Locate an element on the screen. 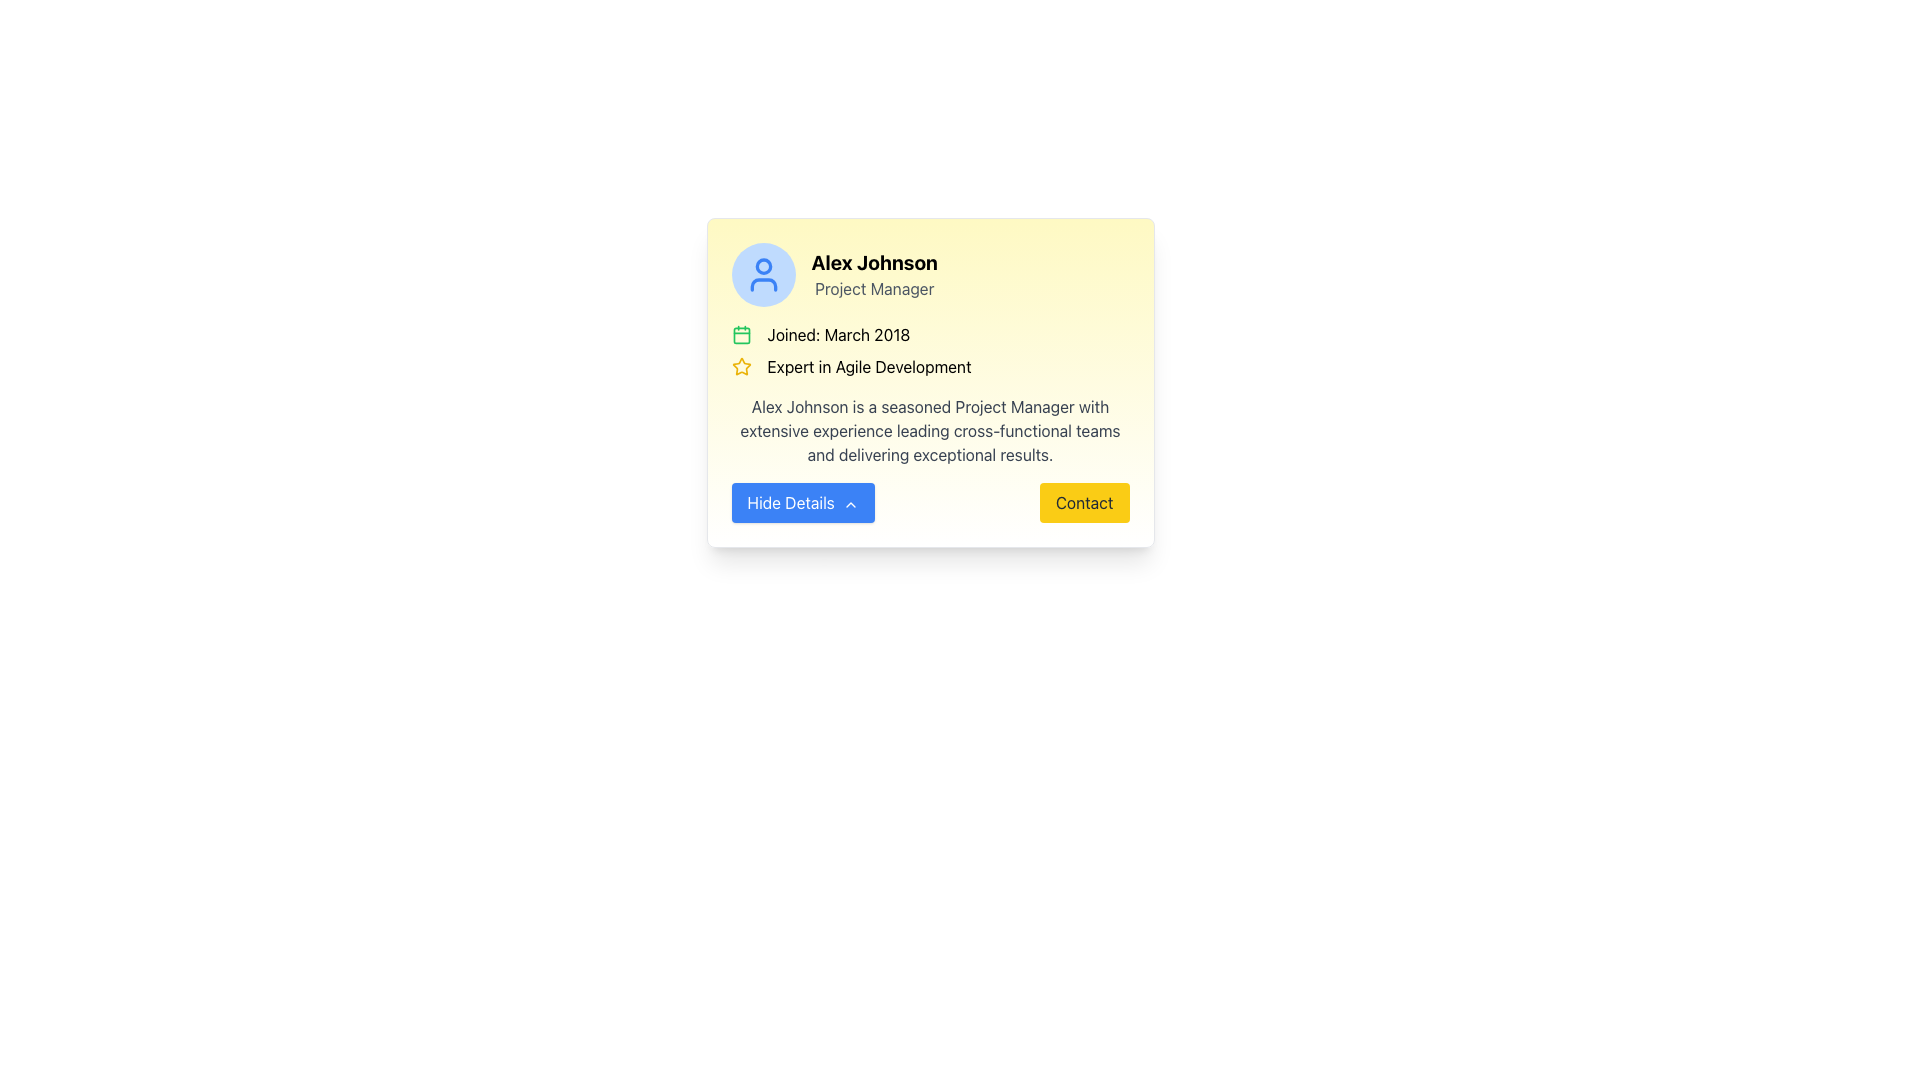  information displayed in the Text Label that shows the user's joining date, which is positioned to the right of a green calendar icon is located at coordinates (838, 334).